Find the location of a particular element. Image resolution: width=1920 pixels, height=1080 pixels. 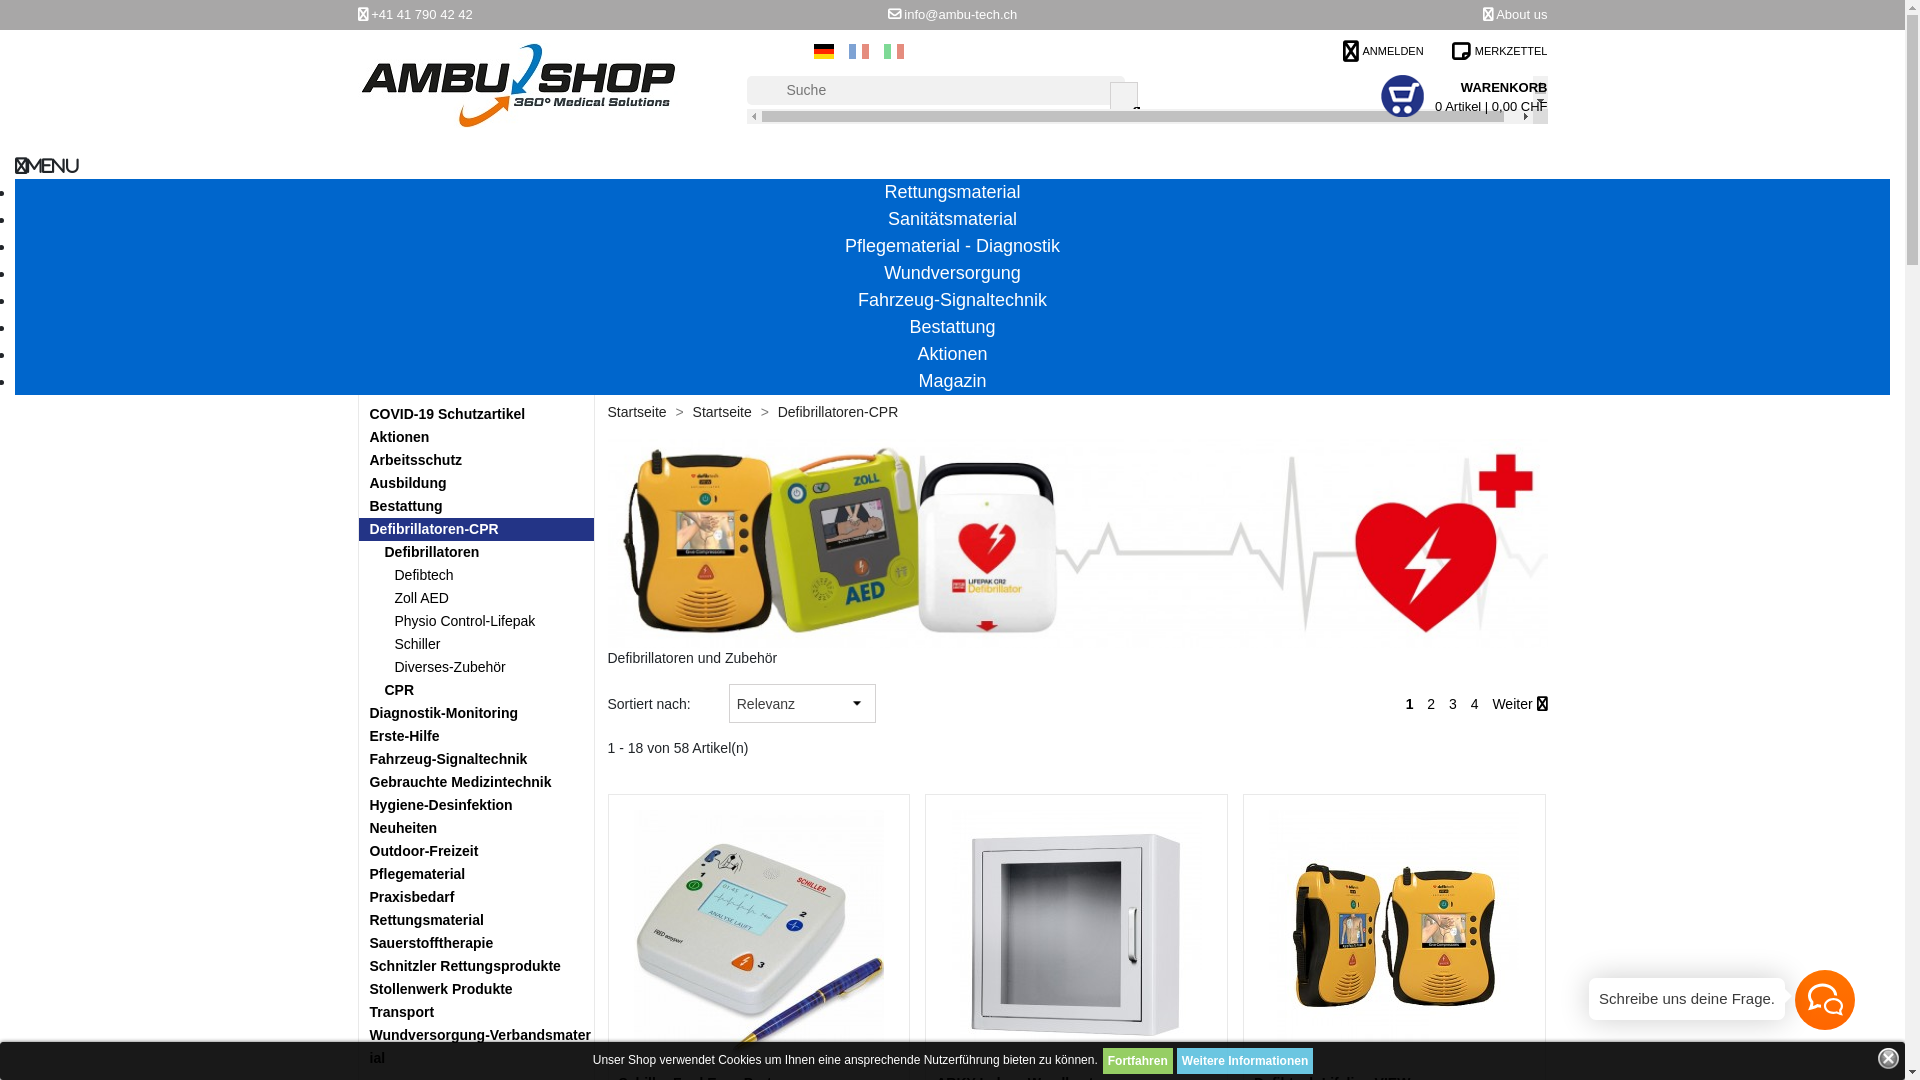

'4' is located at coordinates (1474, 703).